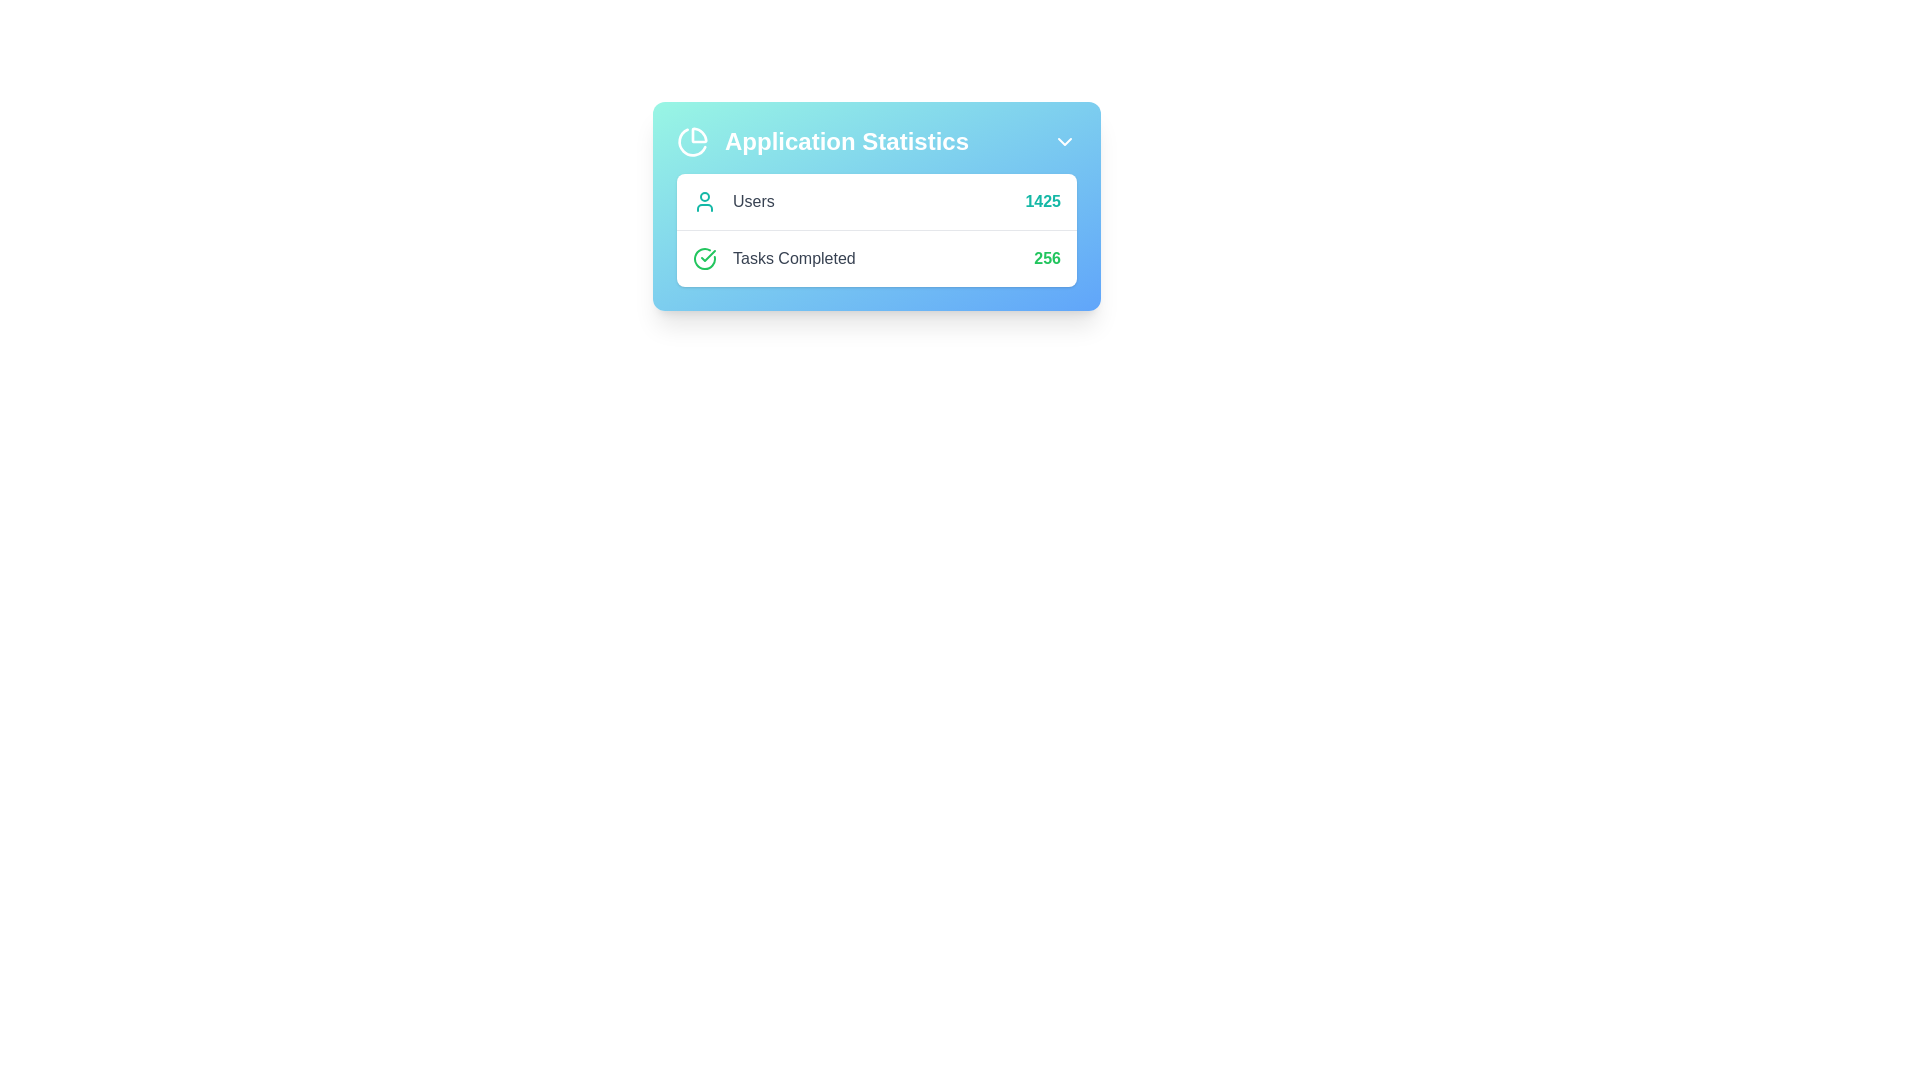 The height and width of the screenshot is (1080, 1920). What do you see at coordinates (1042, 201) in the screenshot?
I see `the static numeric text displaying the count of users, located on the right side of the 'Users' label` at bounding box center [1042, 201].